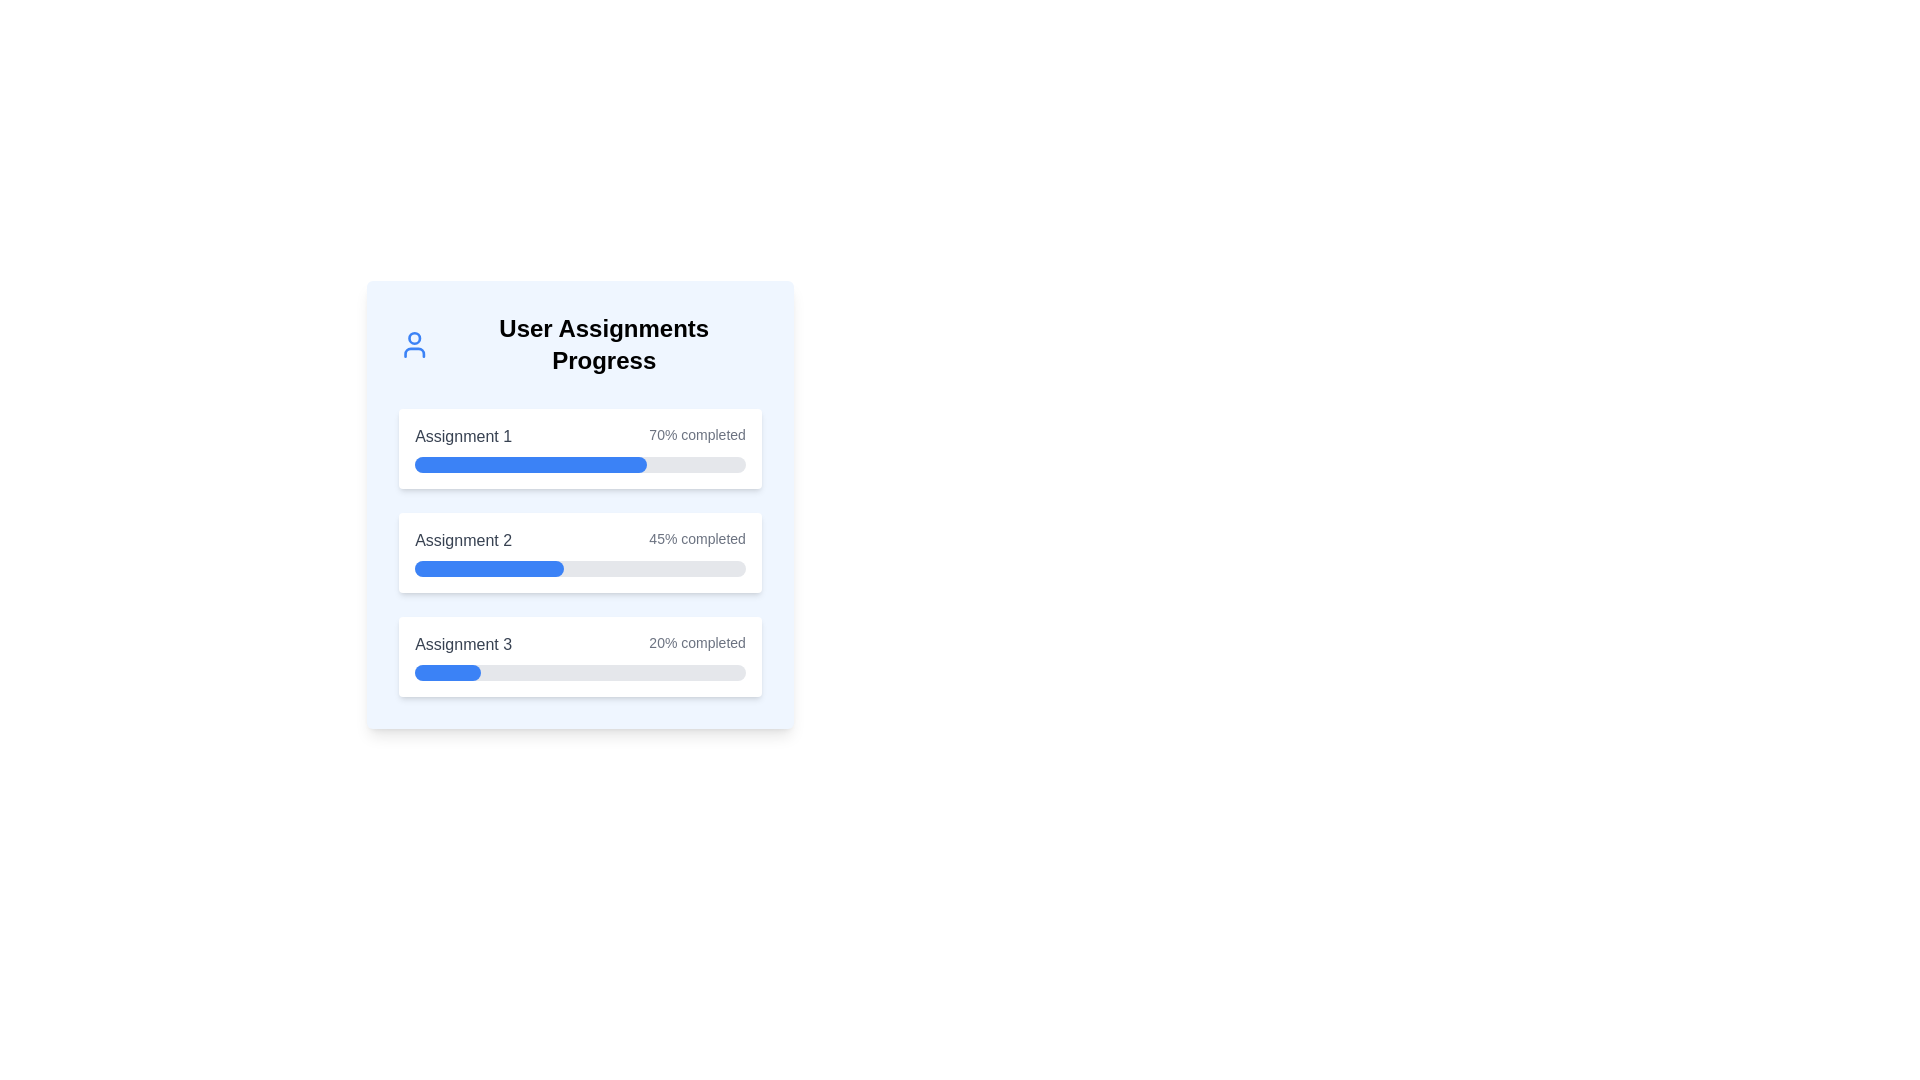  What do you see at coordinates (462, 435) in the screenshot?
I see `the 'Assignment 1' text label which indicates the specific assignment in the progress list` at bounding box center [462, 435].